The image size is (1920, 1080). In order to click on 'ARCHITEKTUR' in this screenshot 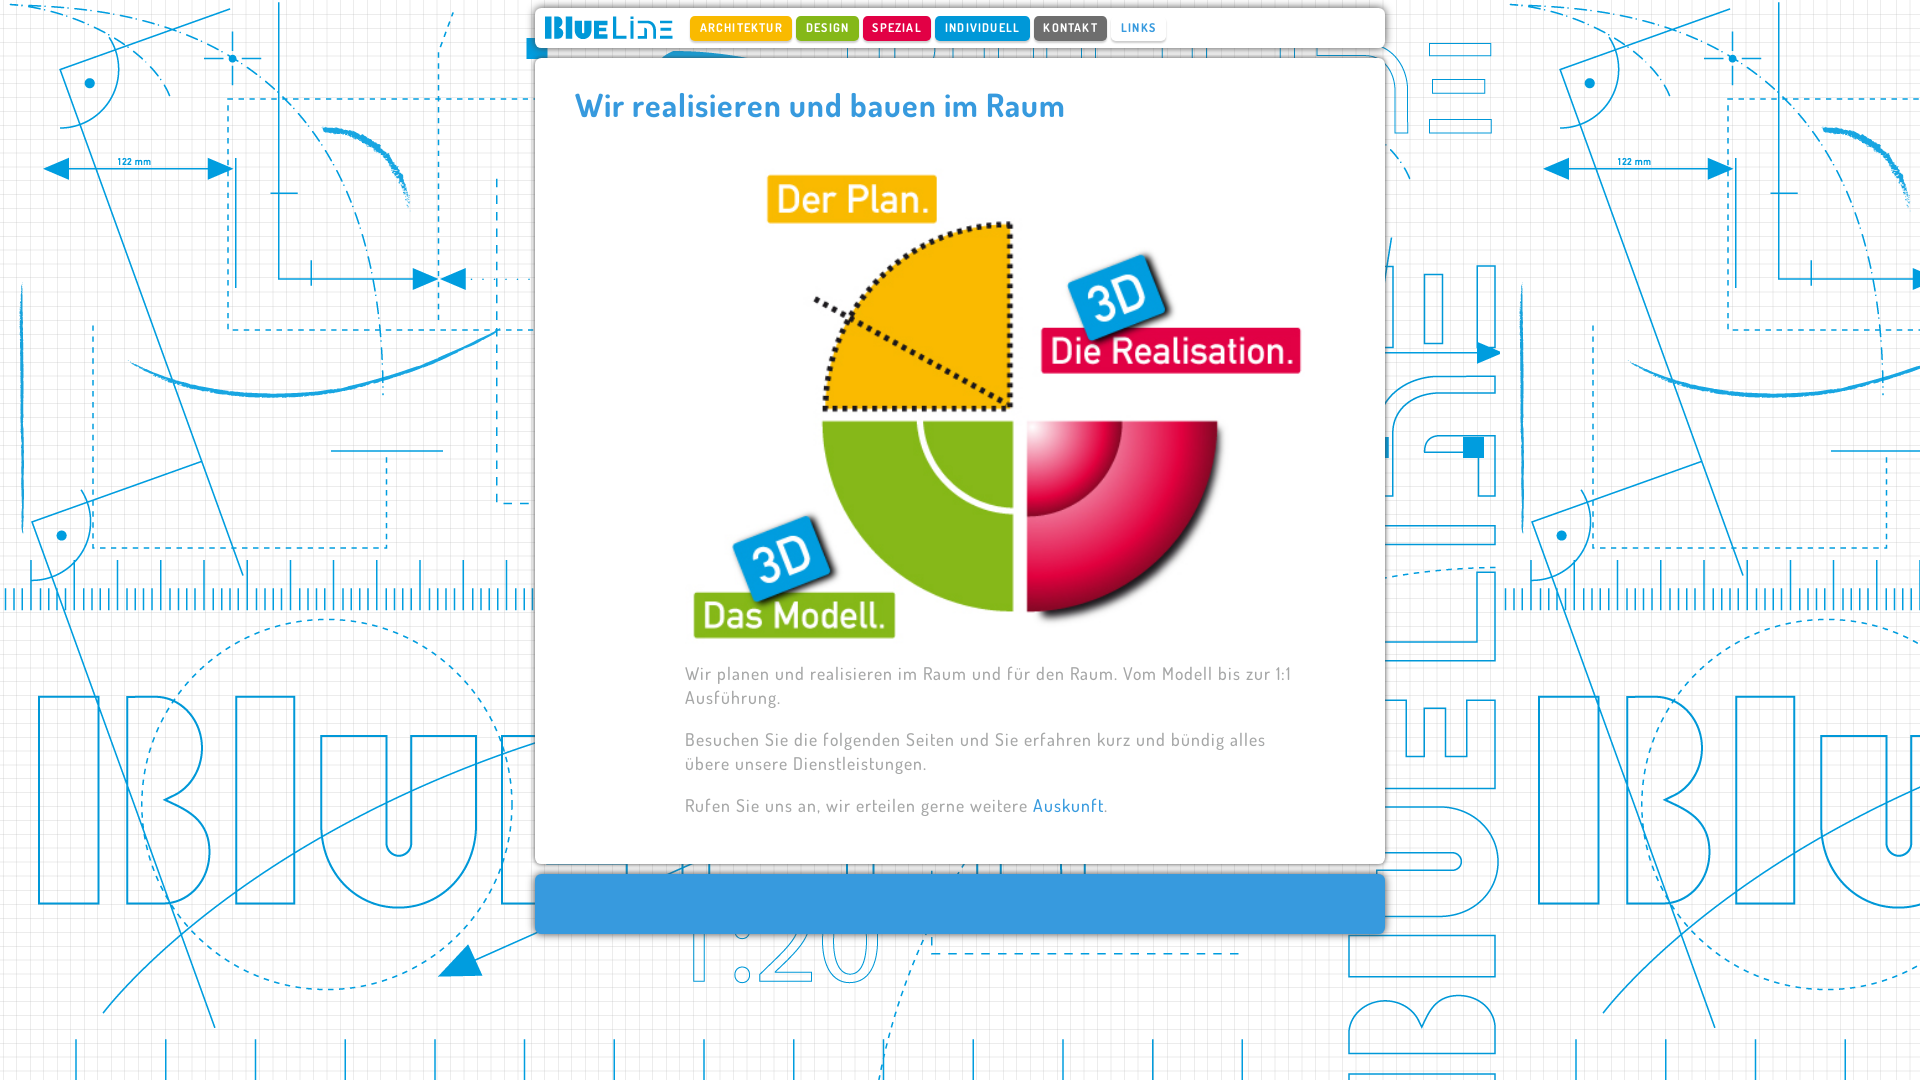, I will do `click(739, 28)`.